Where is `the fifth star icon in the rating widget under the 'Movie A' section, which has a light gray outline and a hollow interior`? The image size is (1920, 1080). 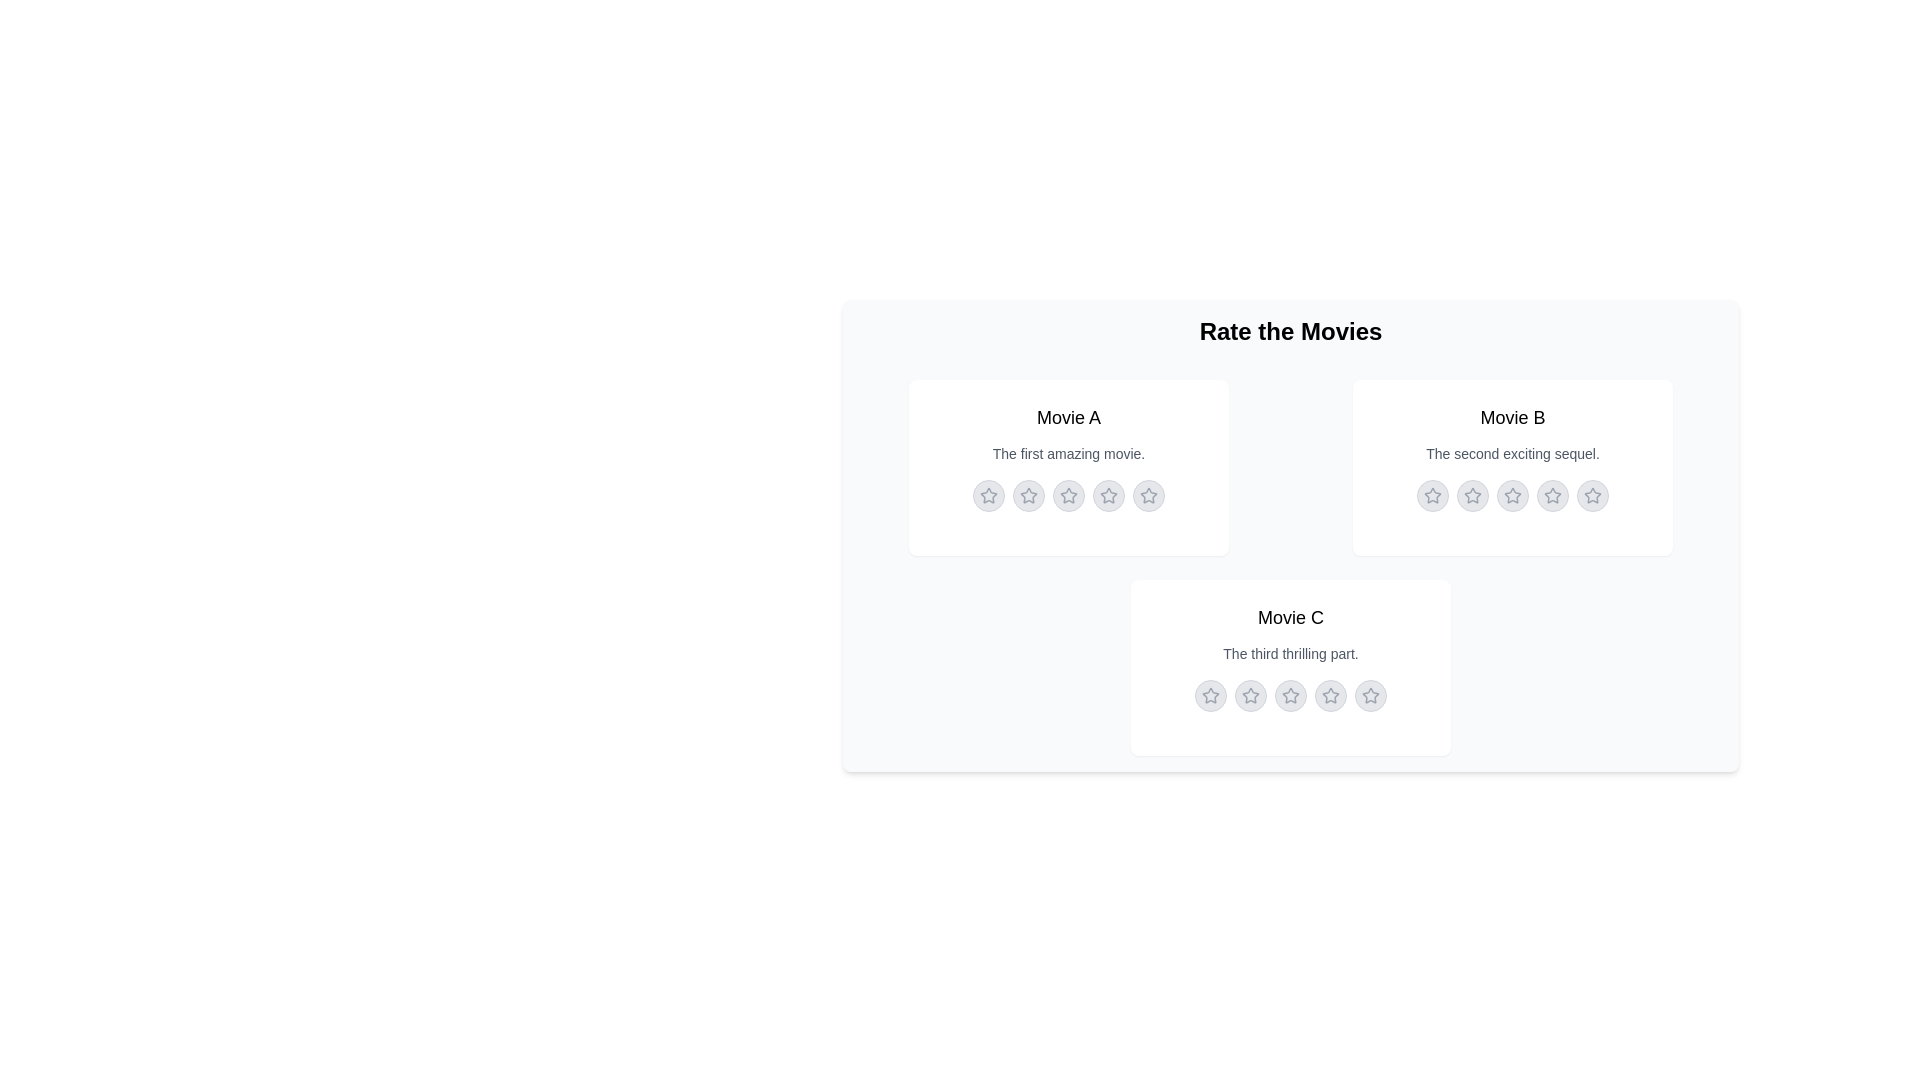 the fifth star icon in the rating widget under the 'Movie A' section, which has a light gray outline and a hollow interior is located at coordinates (1147, 494).